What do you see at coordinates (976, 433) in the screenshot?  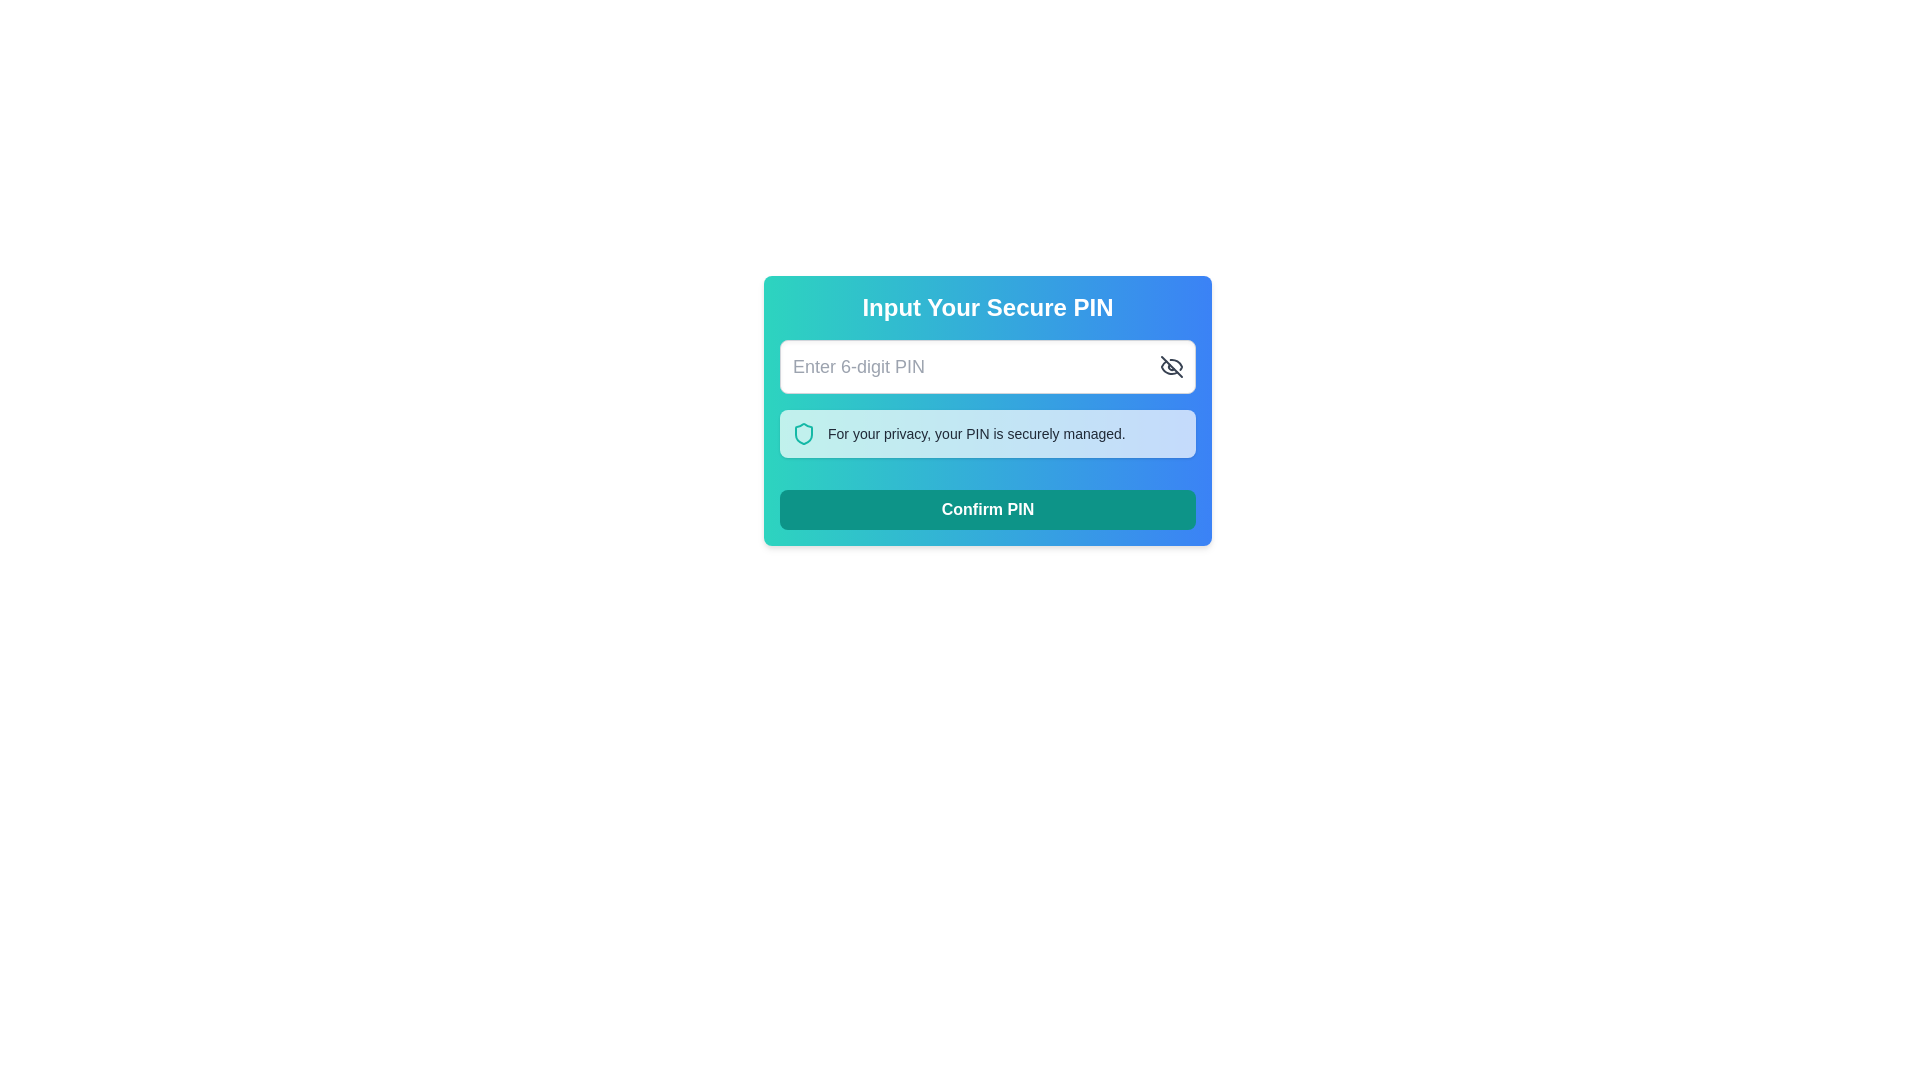 I see `the non-interactive text element that provides information about secure handling of the user's PIN, located below the PIN input field` at bounding box center [976, 433].